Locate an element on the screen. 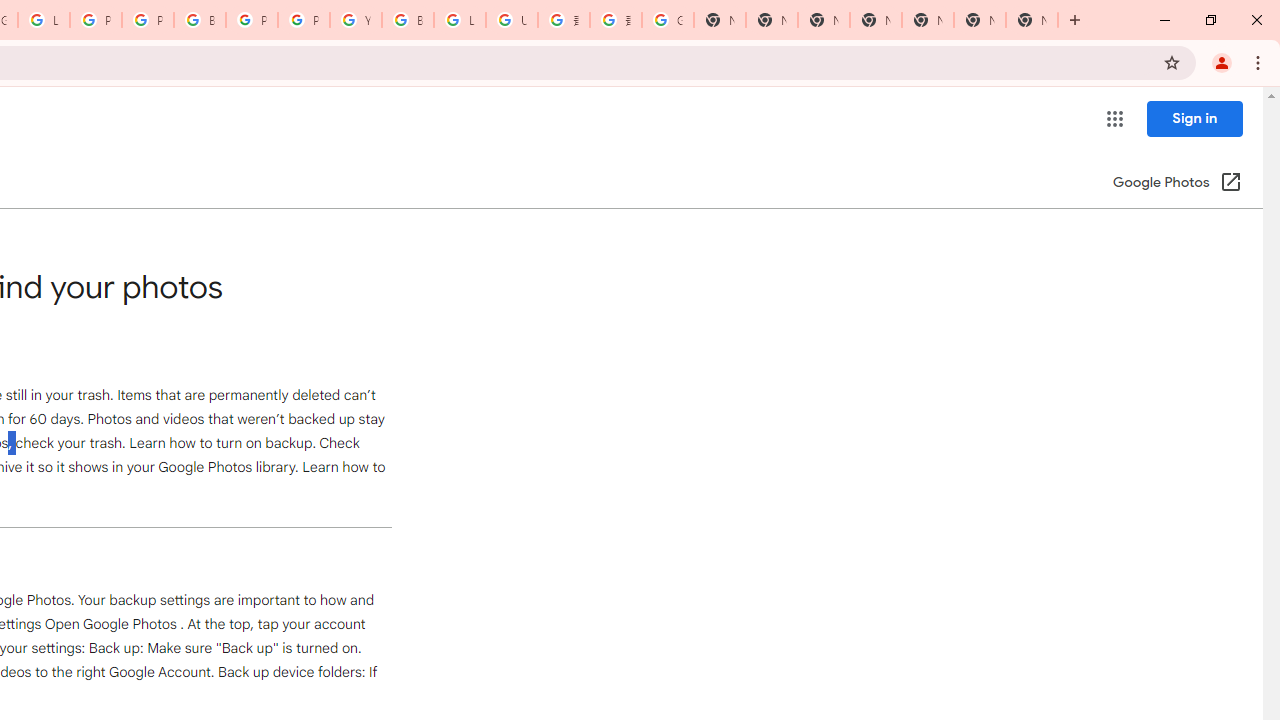 The image size is (1280, 720). 'Privacy Help Center - Policies Help' is located at coordinates (95, 20).